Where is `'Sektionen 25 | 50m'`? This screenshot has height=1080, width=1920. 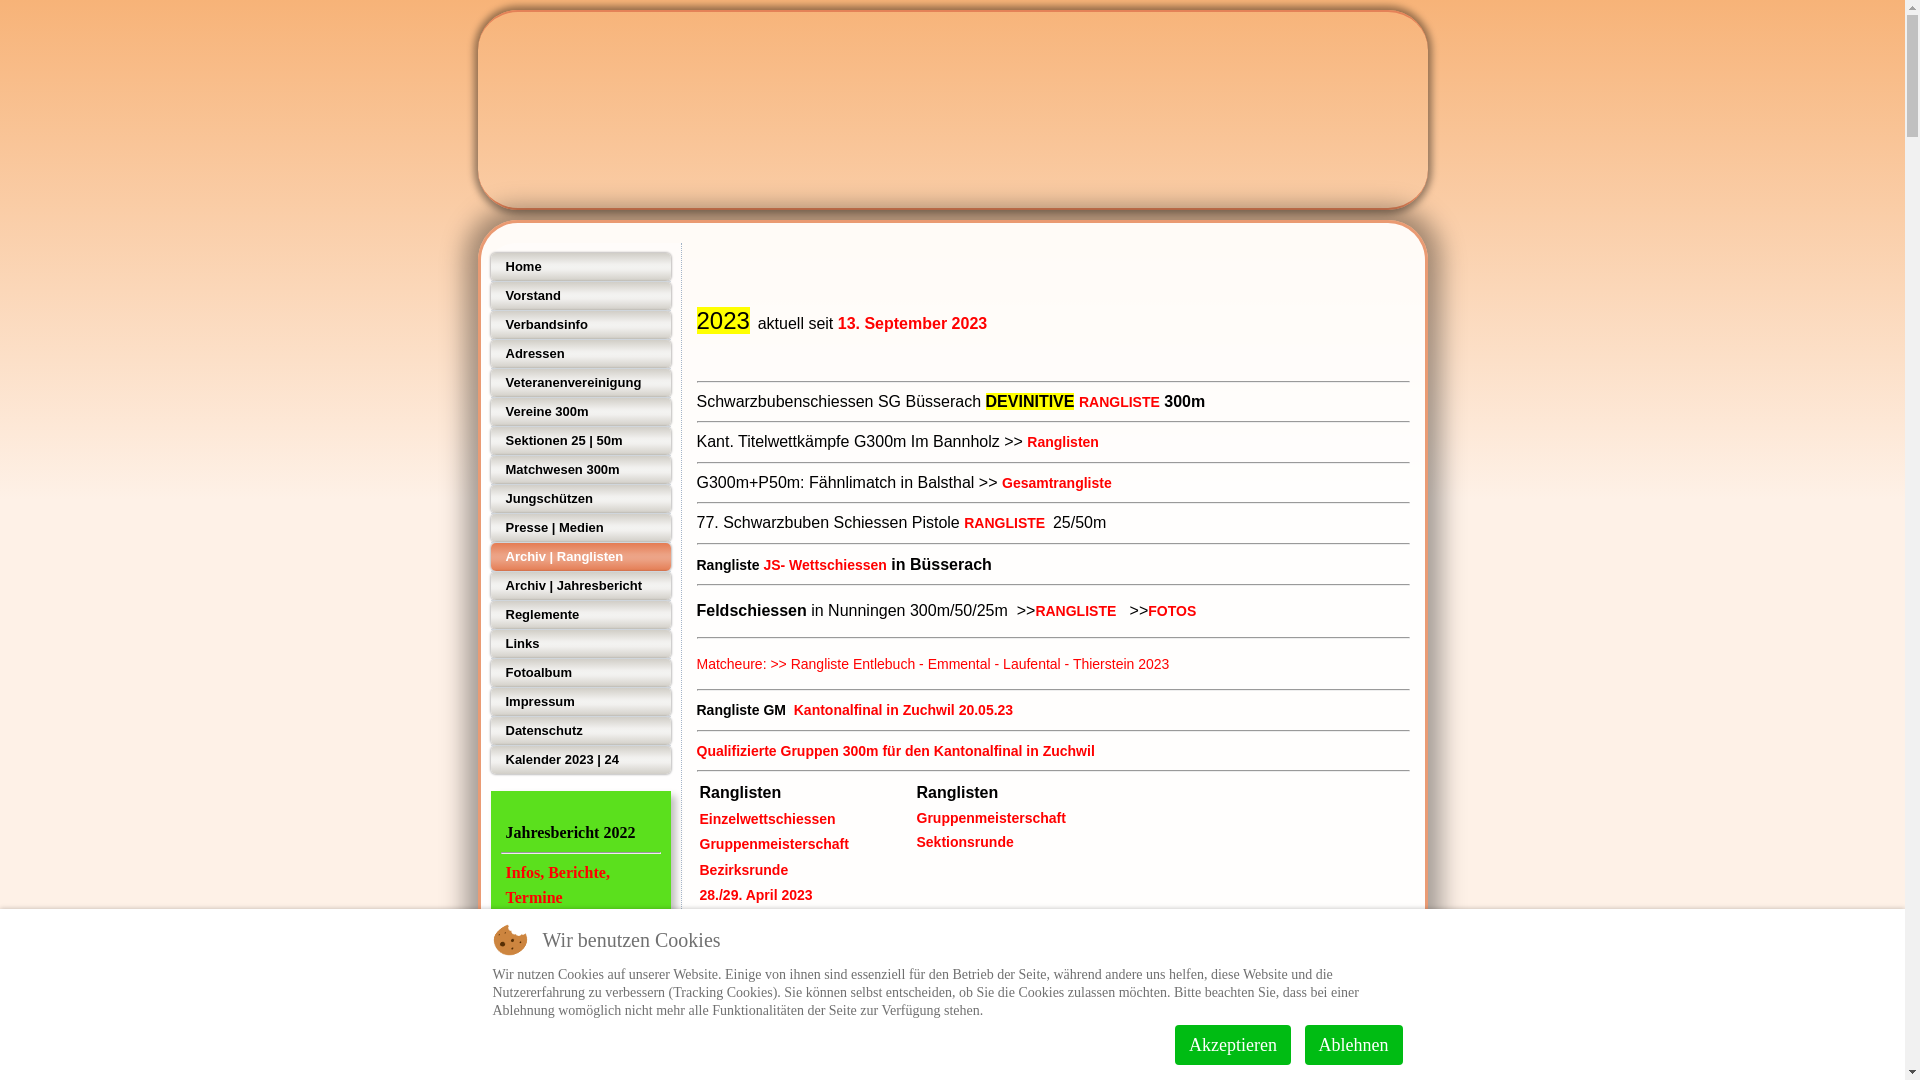
'Sektionen 25 | 50m' is located at coordinates (489, 439).